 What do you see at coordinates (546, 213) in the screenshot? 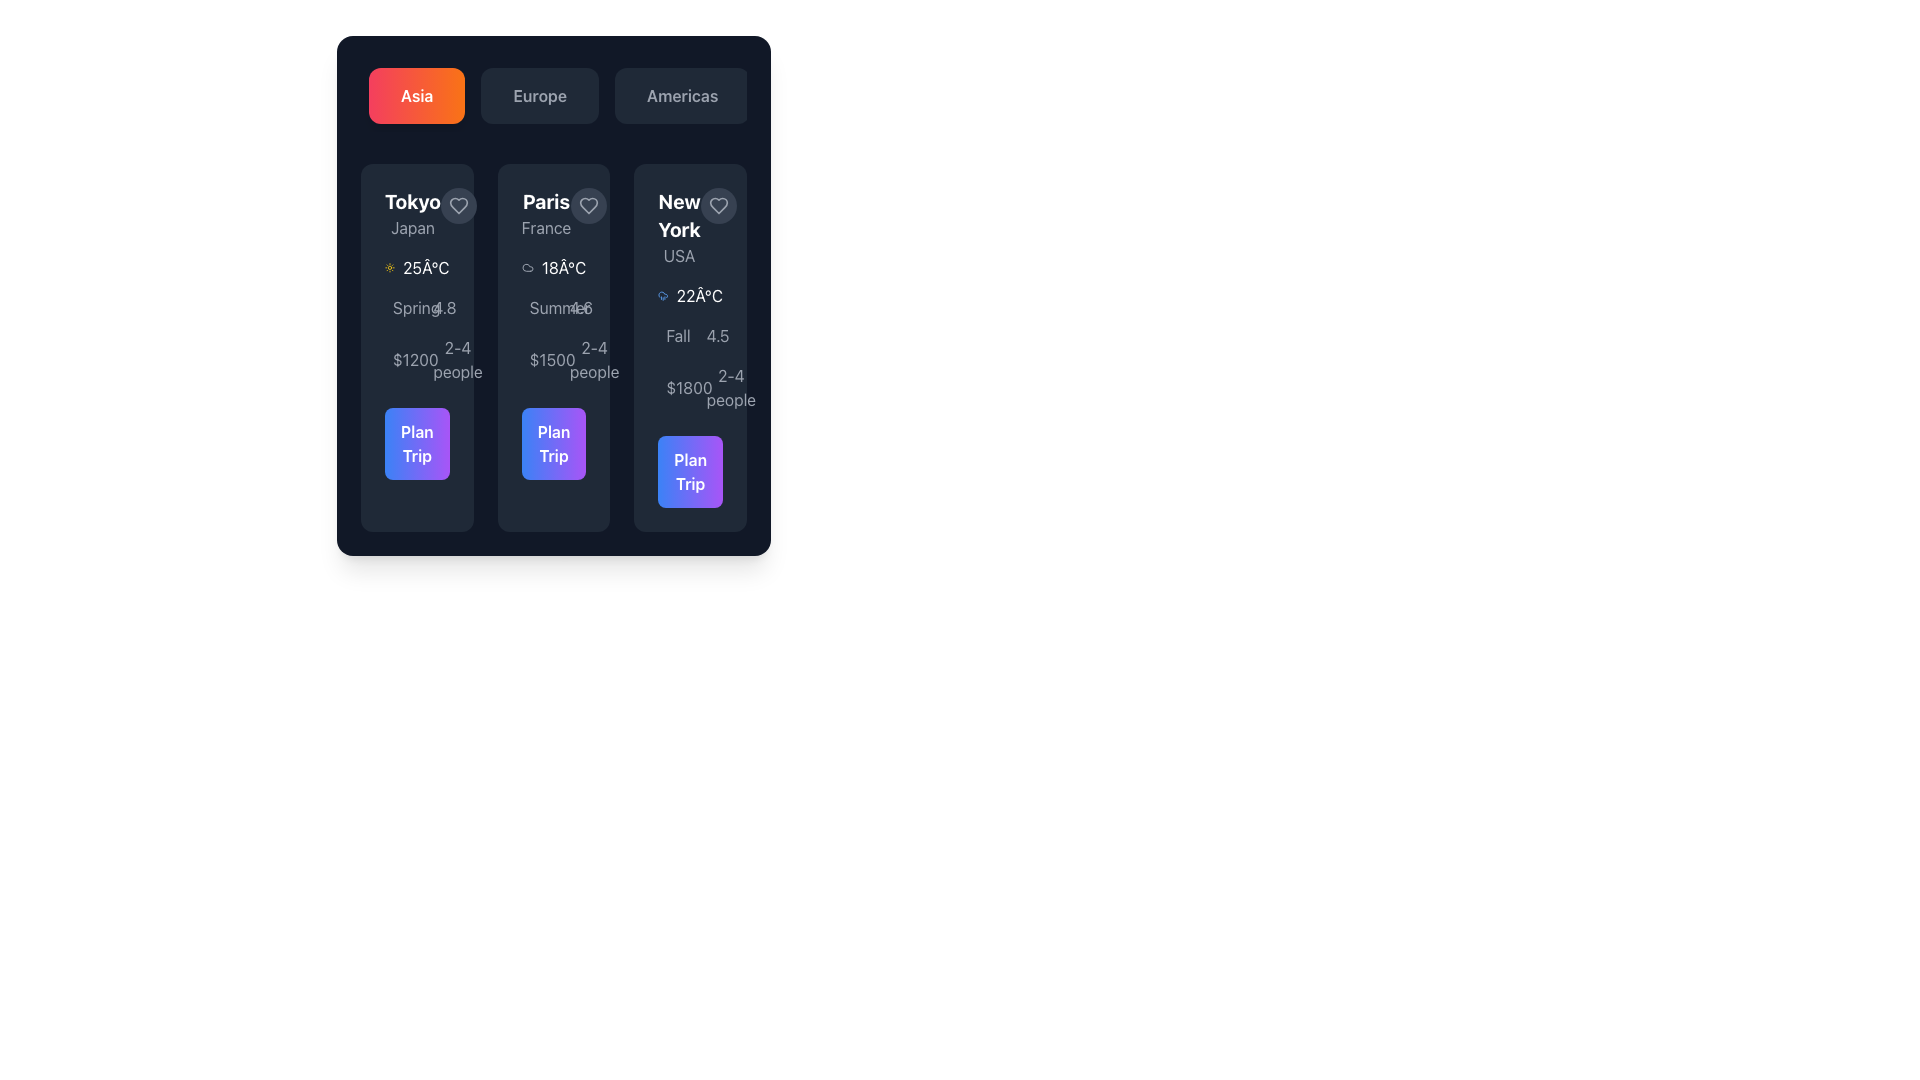
I see `the label indicating the name and location of a travel destination, located in the top section of the second card in a horizontal list of travel destination cards, between 'Tokyo' and 'New York'` at bounding box center [546, 213].